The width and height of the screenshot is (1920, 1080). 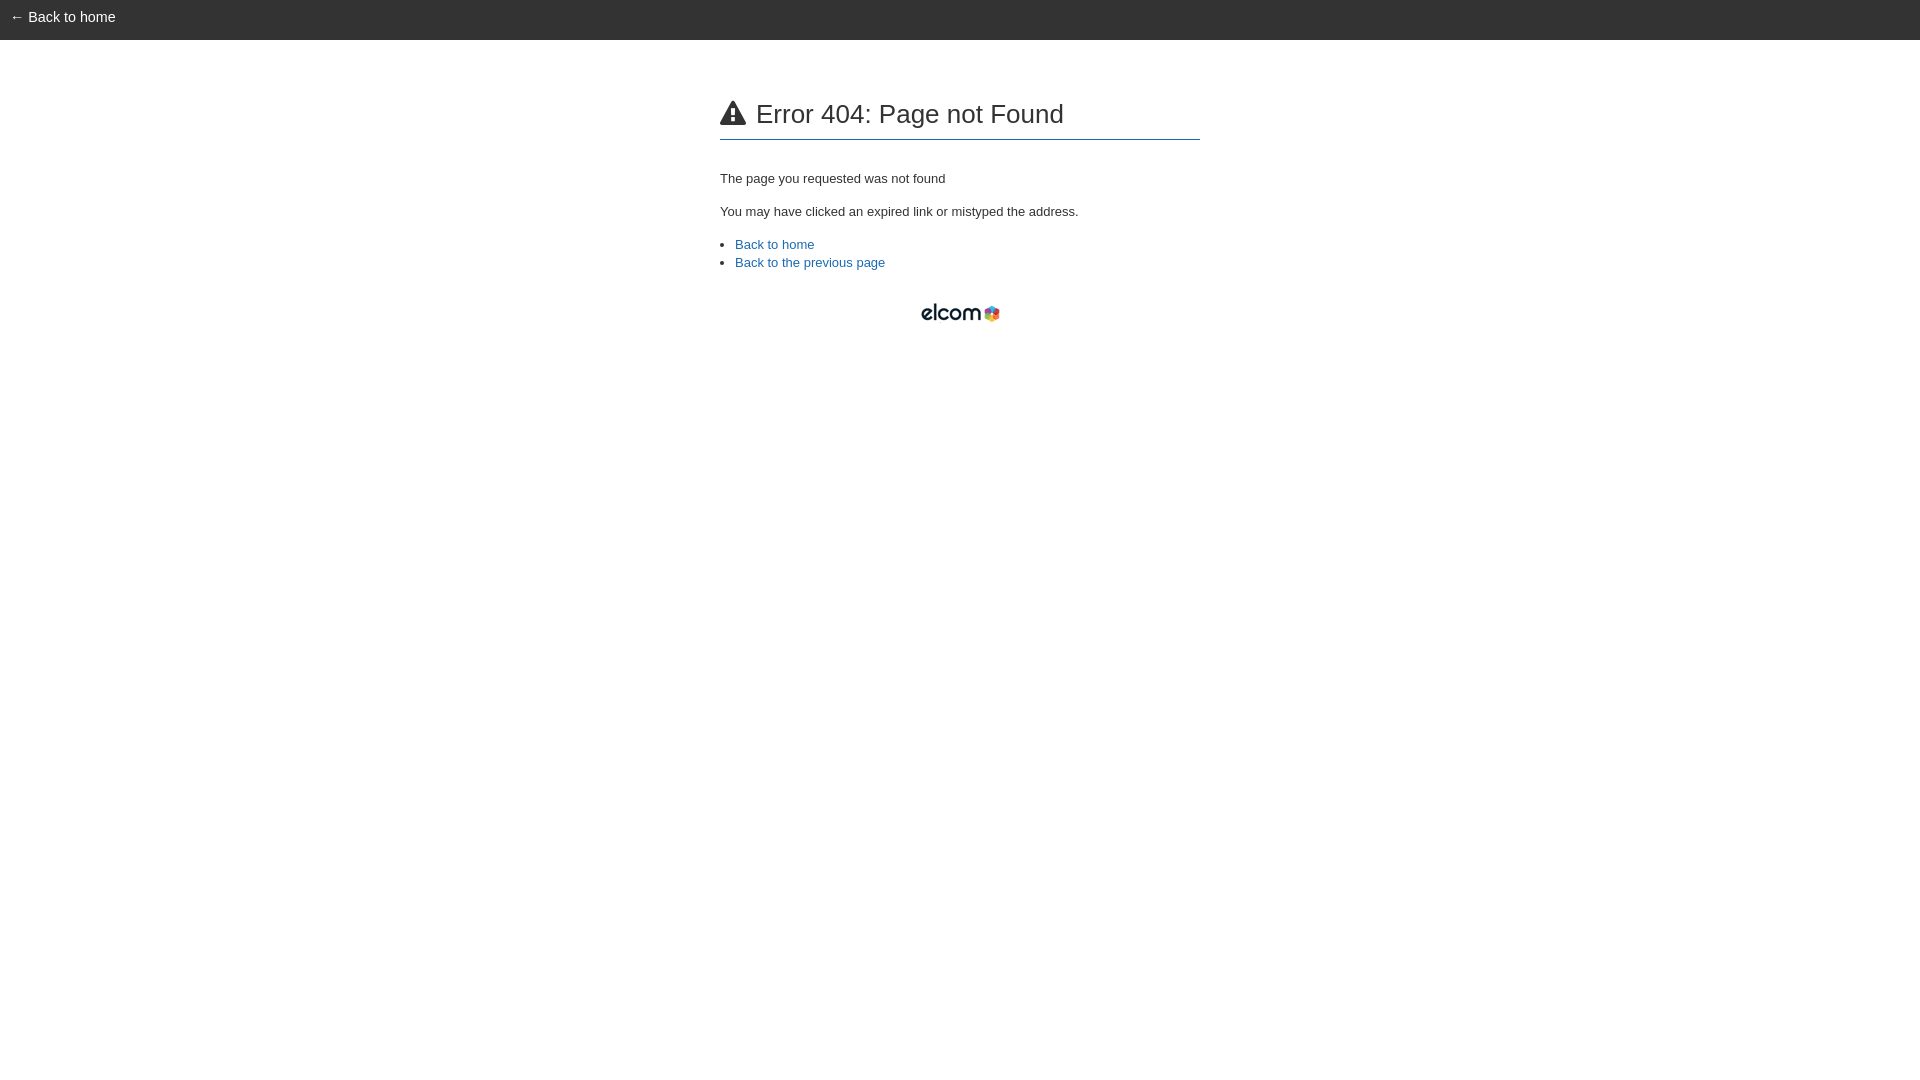 I want to click on 'Back to the previous page', so click(x=810, y=262).